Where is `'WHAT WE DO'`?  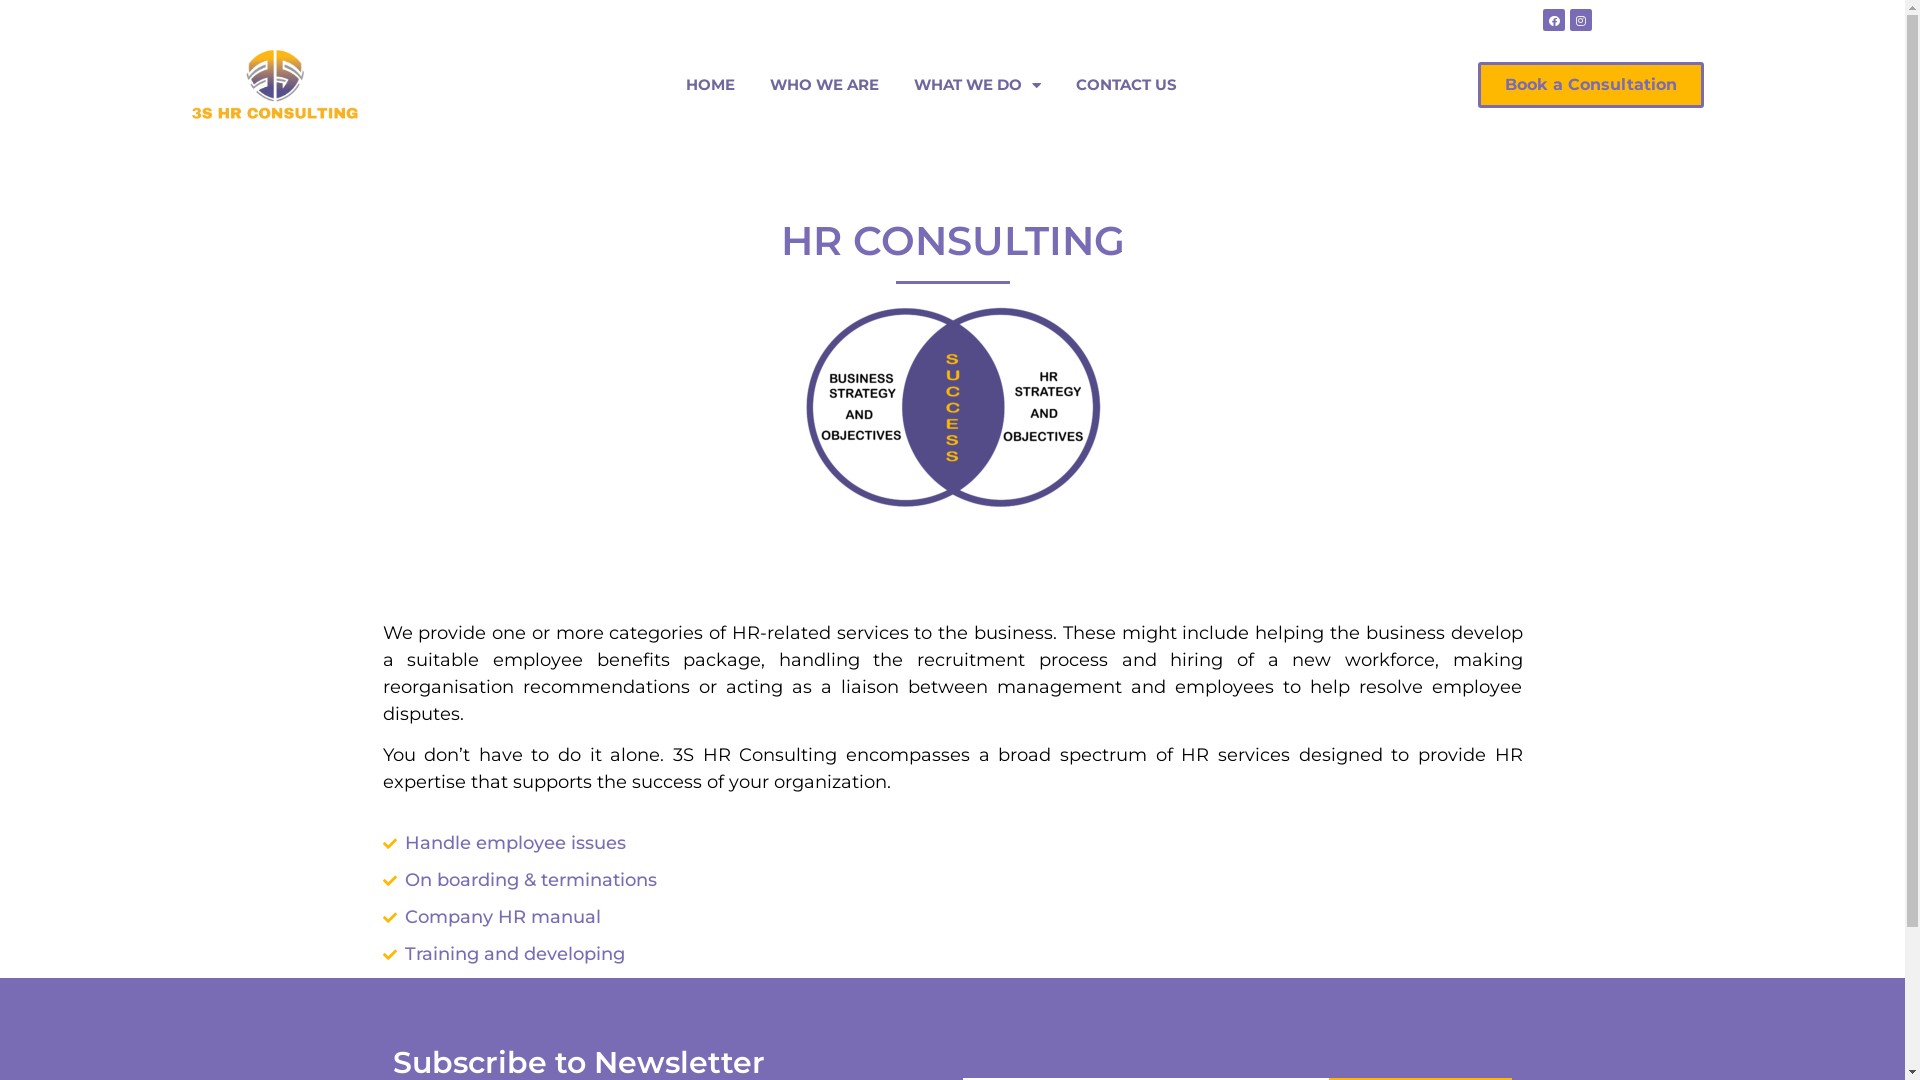 'WHAT WE DO' is located at coordinates (977, 83).